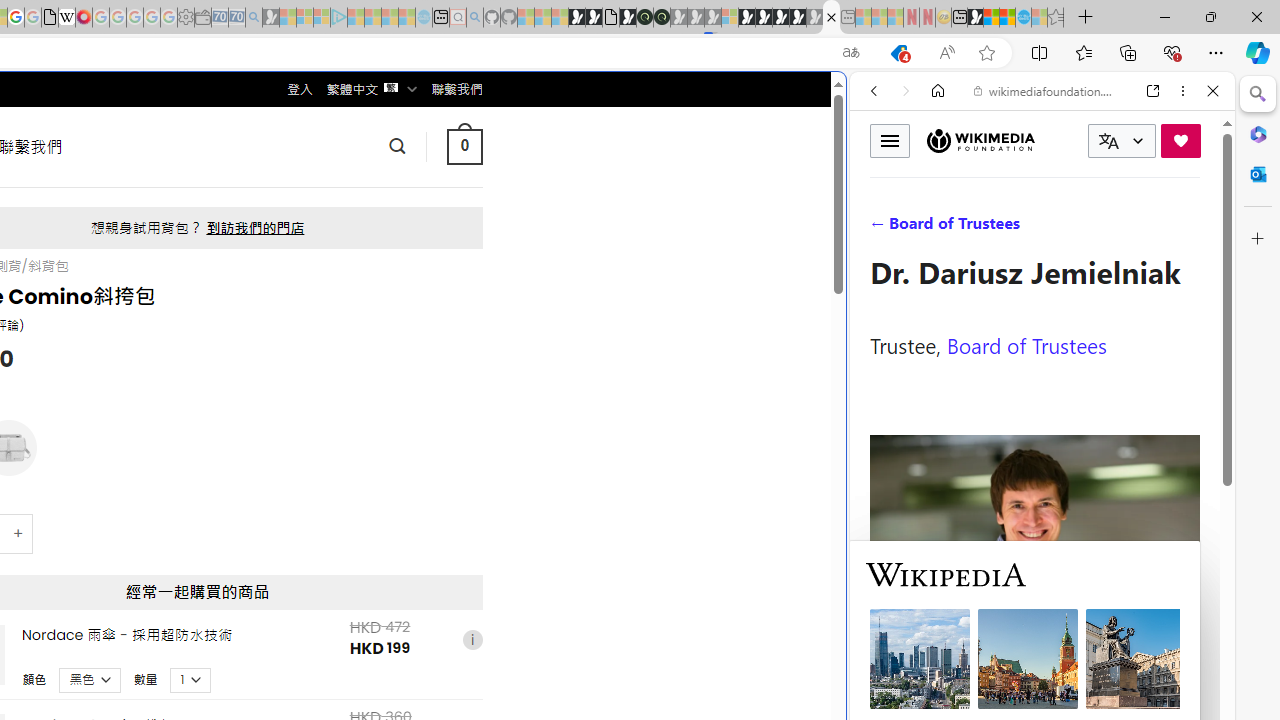 The height and width of the screenshot is (720, 1280). What do you see at coordinates (471, 639) in the screenshot?
I see `'i'` at bounding box center [471, 639].